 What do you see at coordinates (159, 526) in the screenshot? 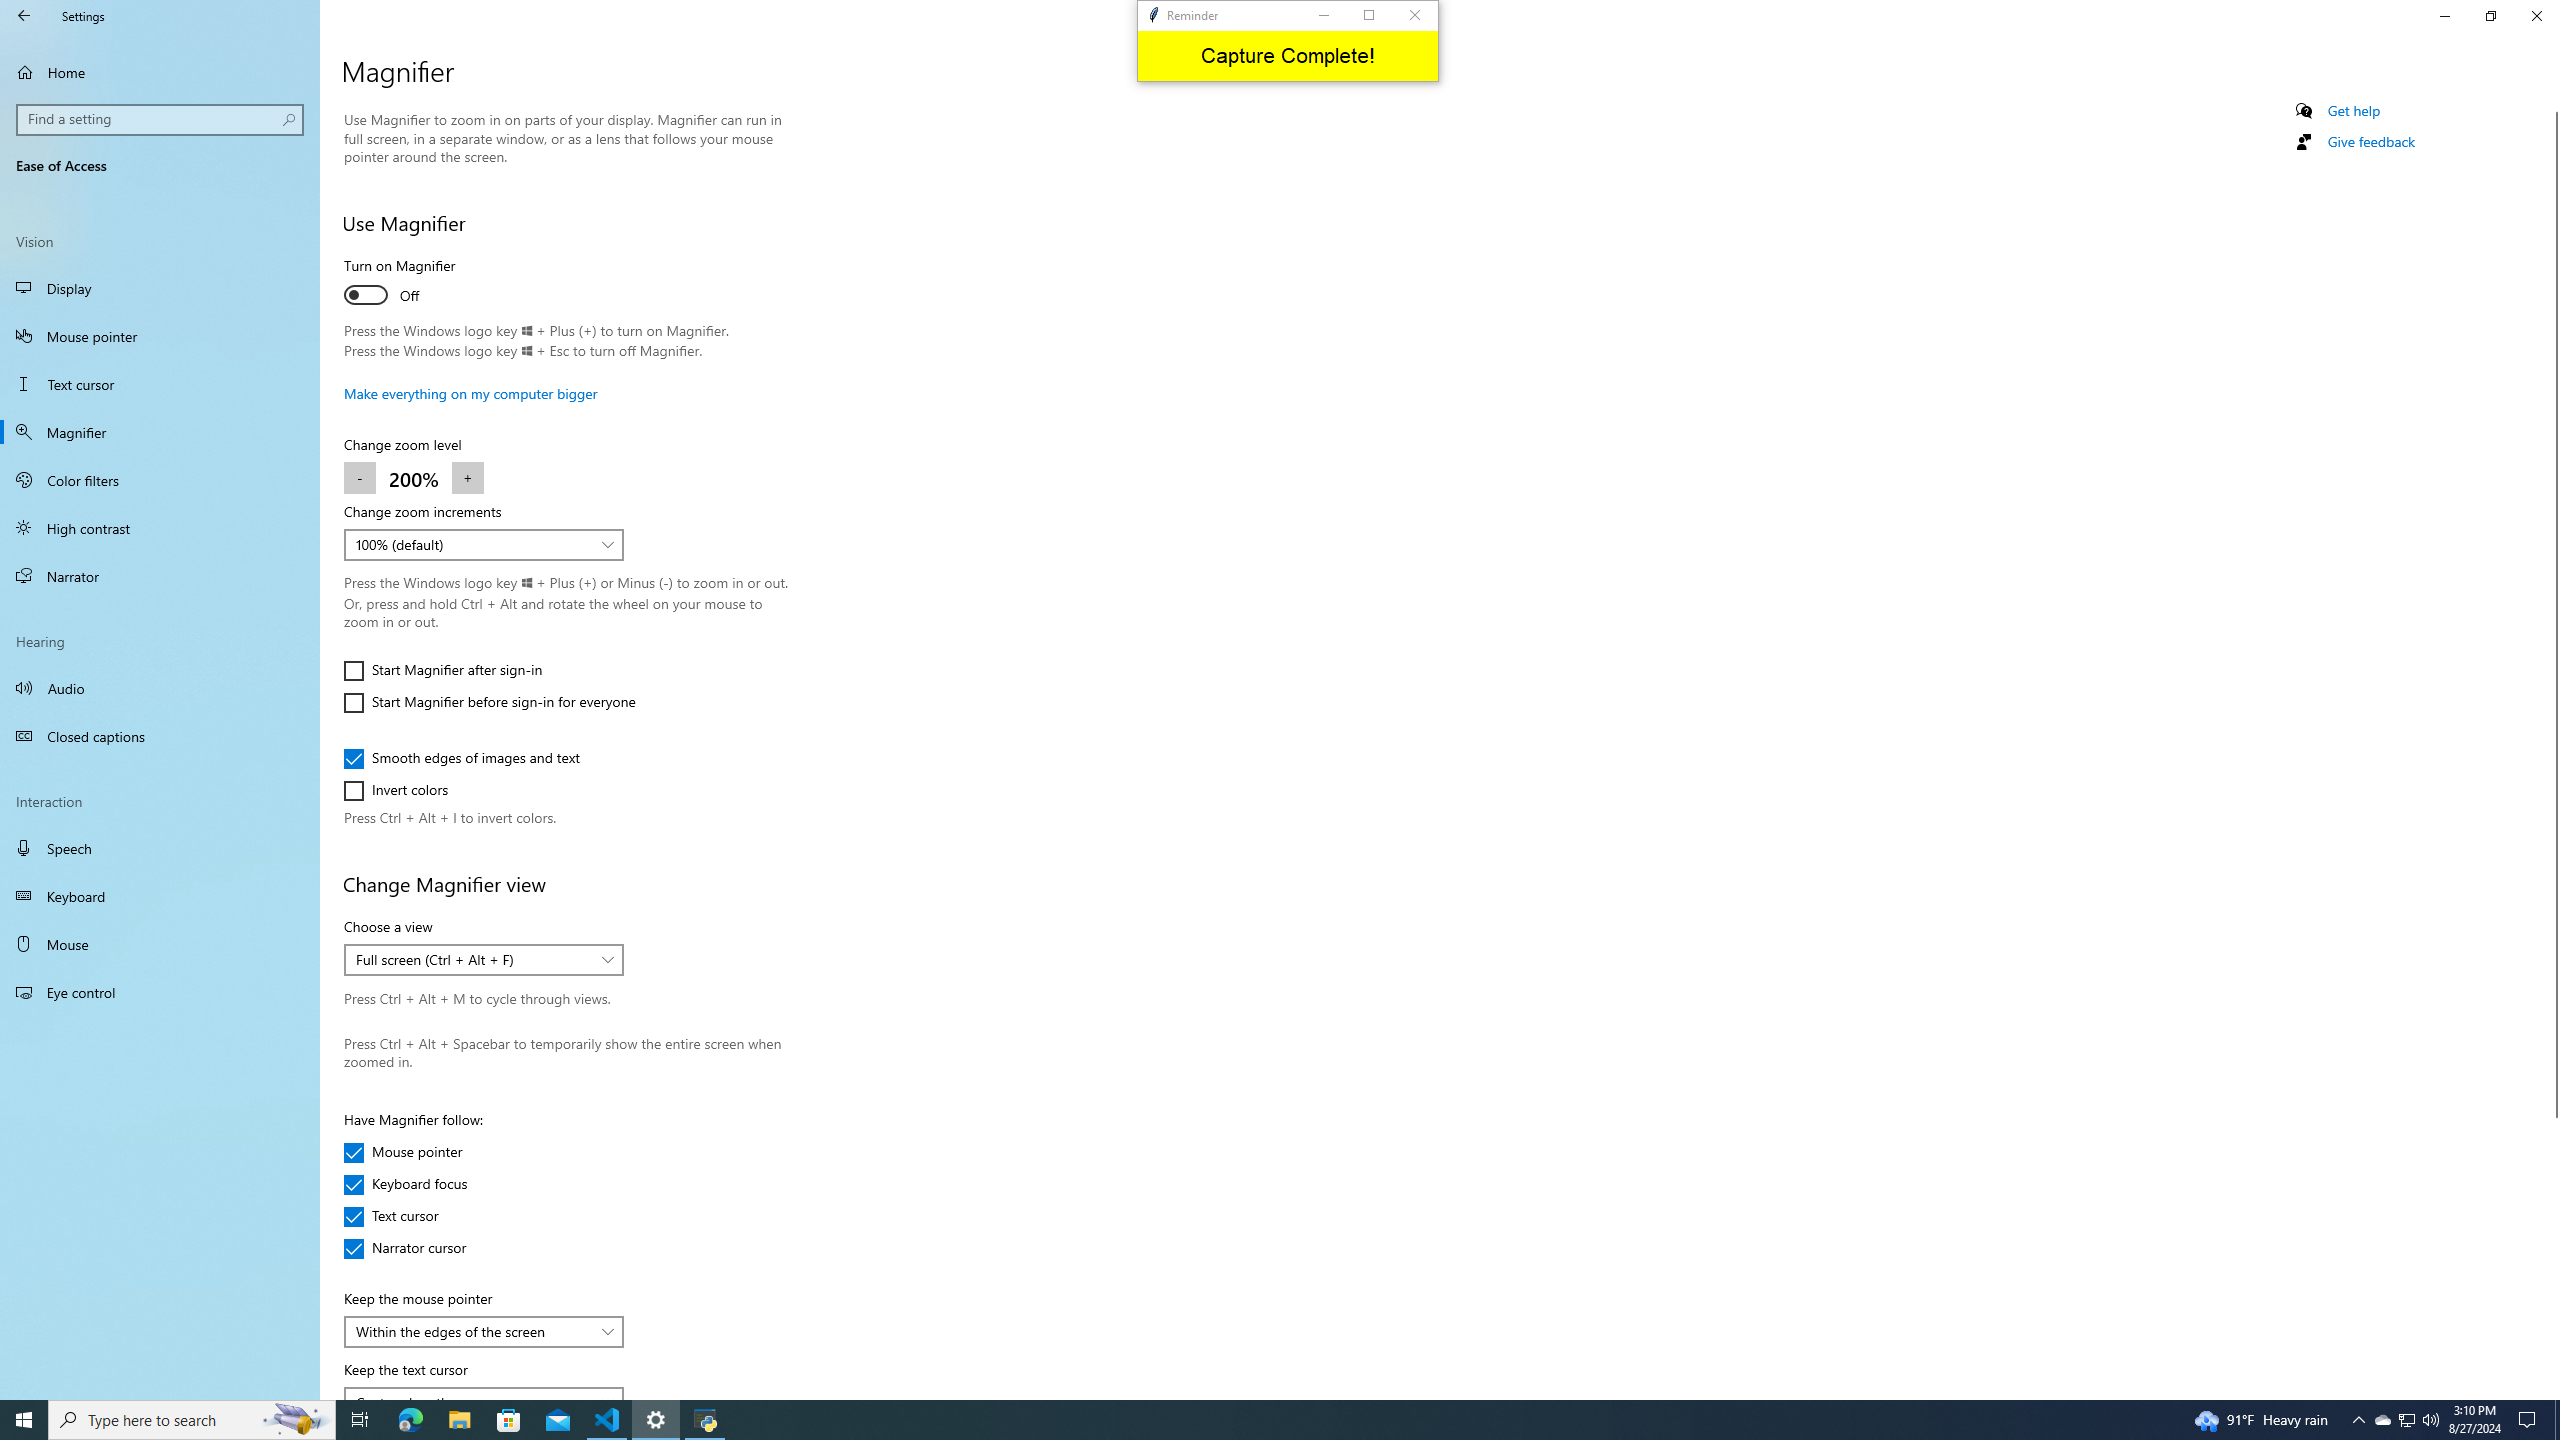
I see `'High contrast'` at bounding box center [159, 526].